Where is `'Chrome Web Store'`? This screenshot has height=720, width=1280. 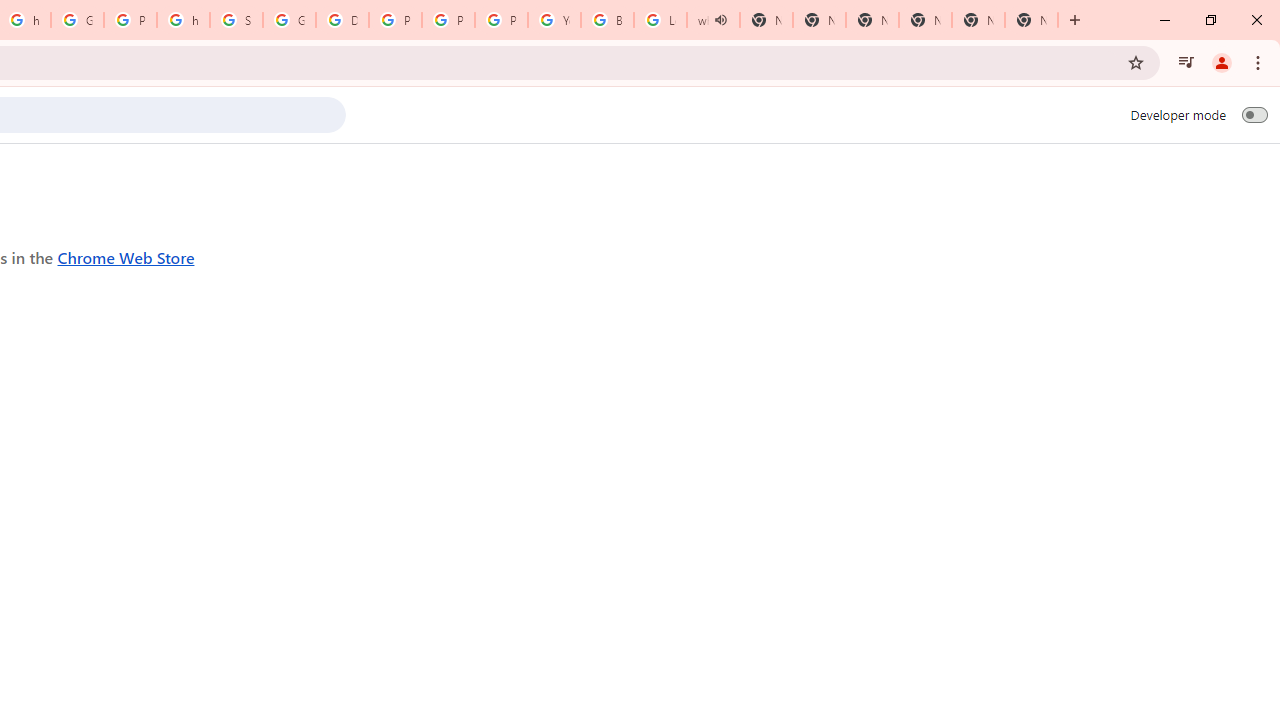 'Chrome Web Store' is located at coordinates (125, 256).